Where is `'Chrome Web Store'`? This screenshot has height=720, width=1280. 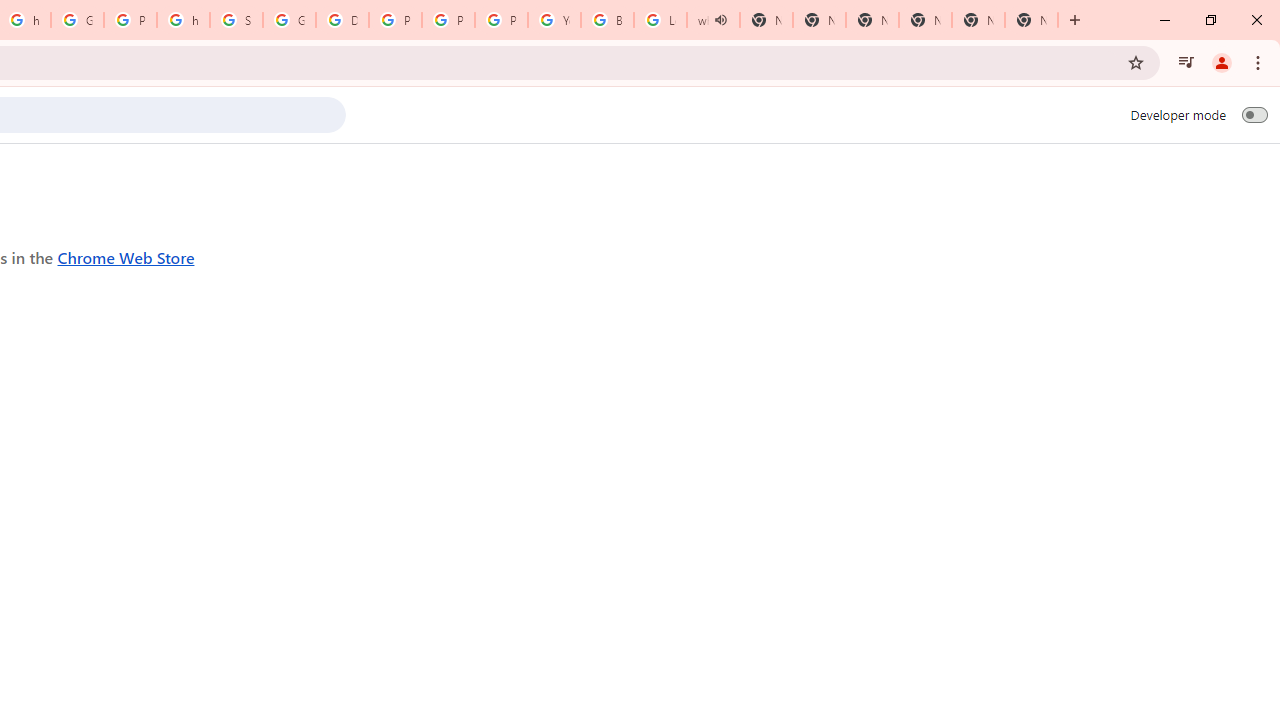 'Chrome Web Store' is located at coordinates (125, 256).